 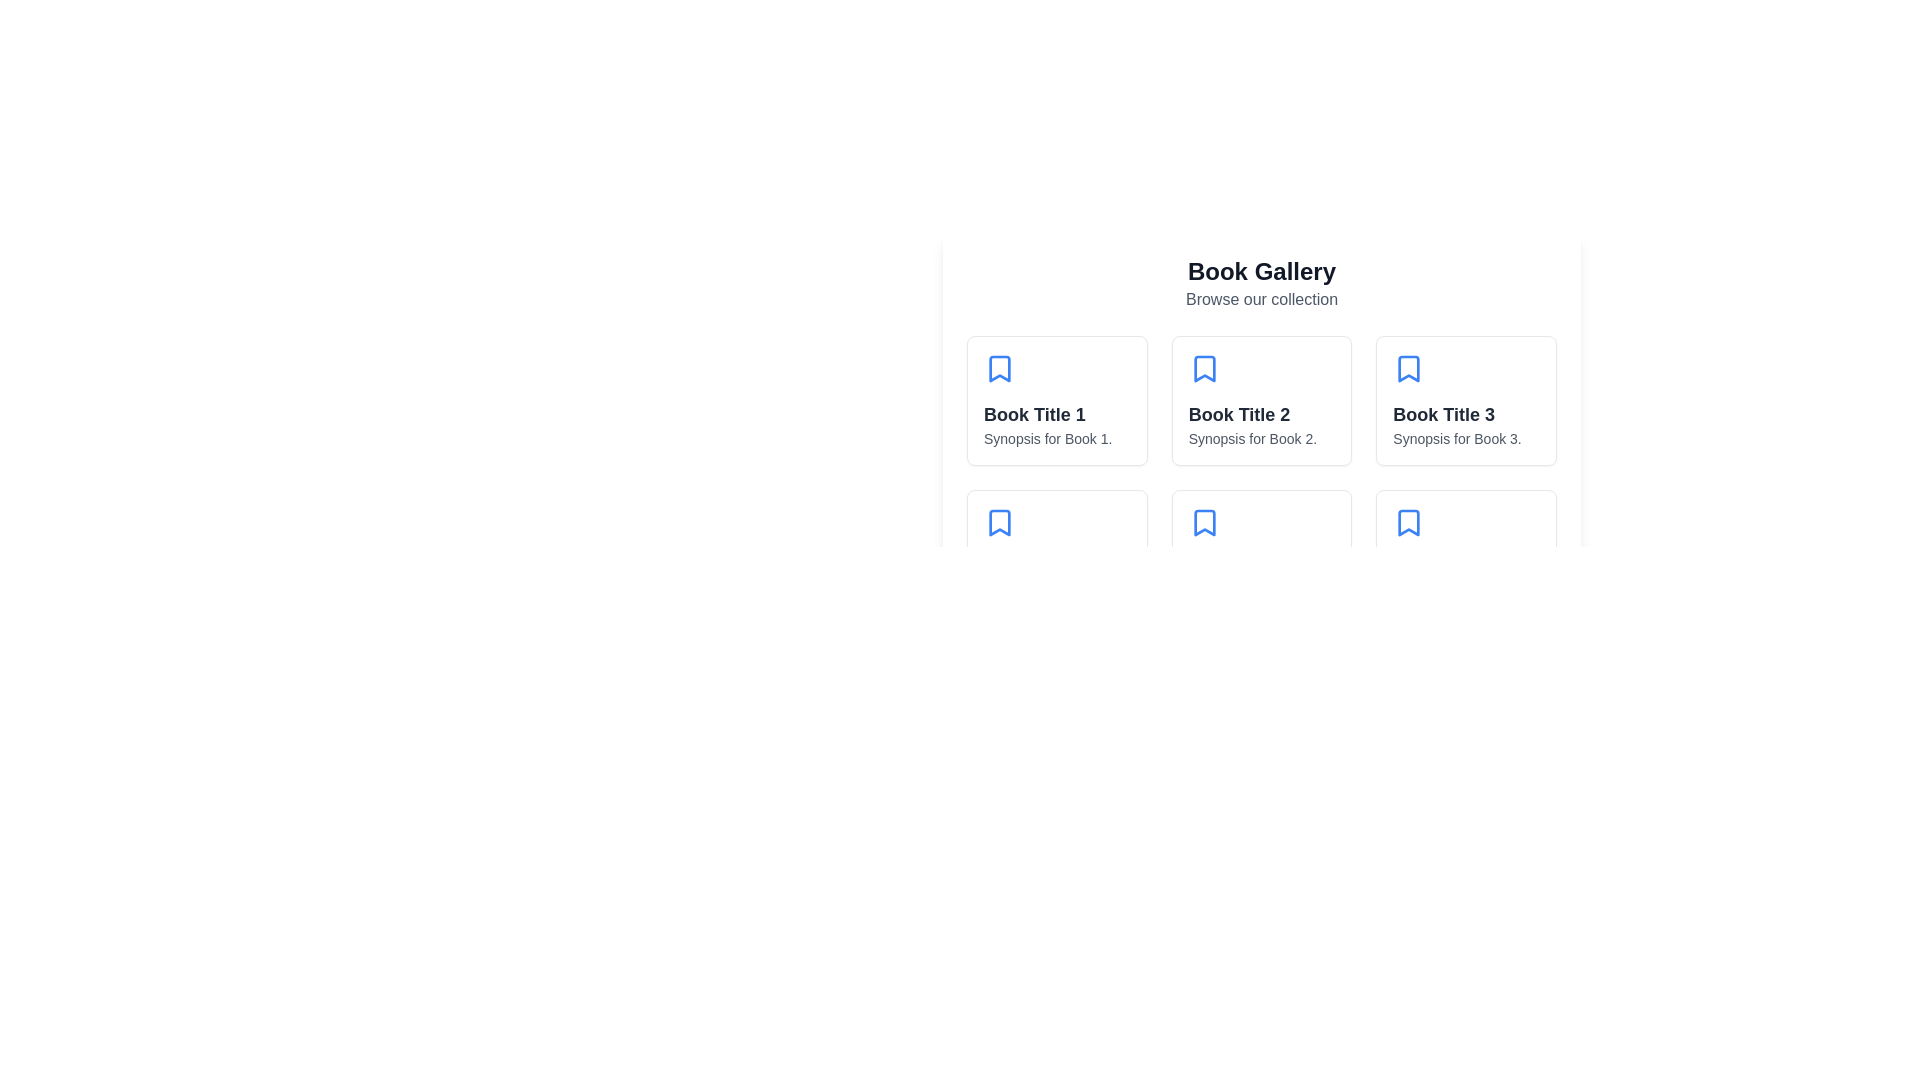 I want to click on the blue bookmark icon at the top of the Card component titled 'Book Title 1' to save it, so click(x=1056, y=401).